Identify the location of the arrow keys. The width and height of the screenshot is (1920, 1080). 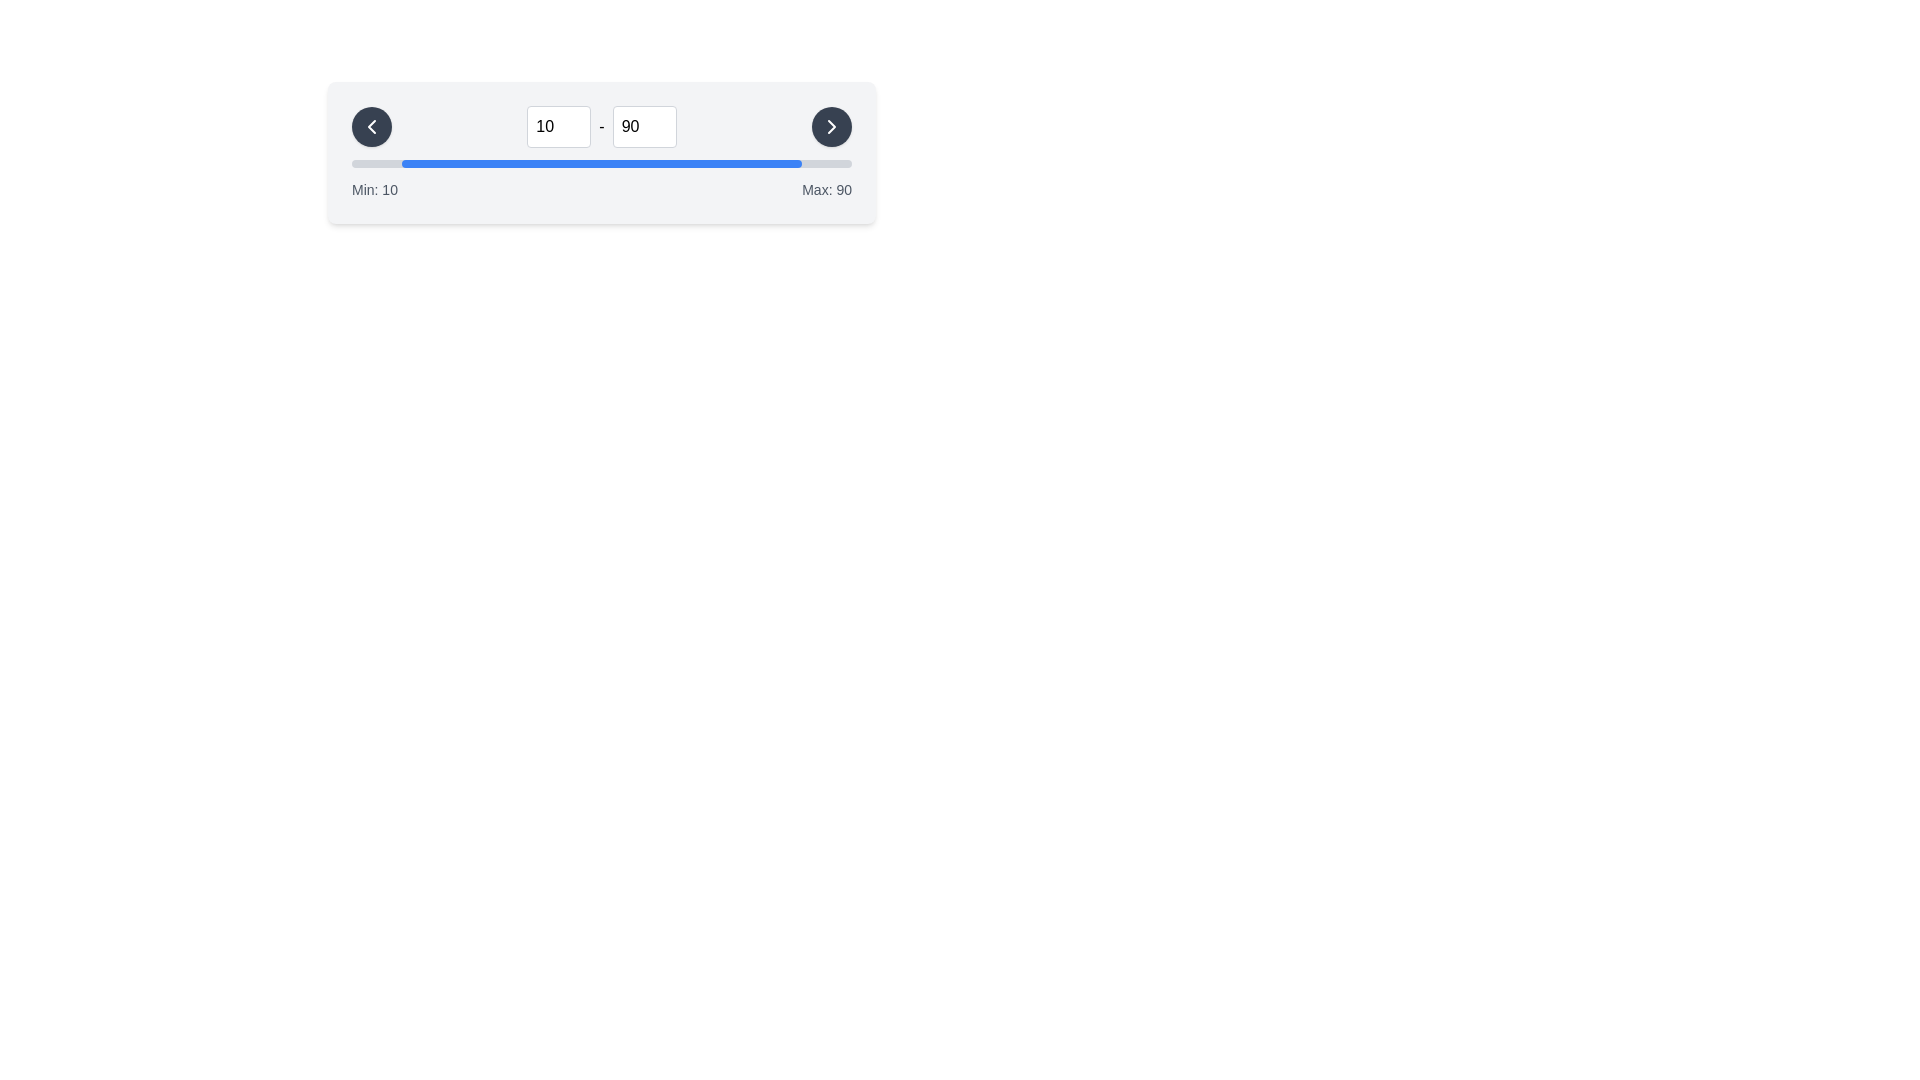
(644, 127).